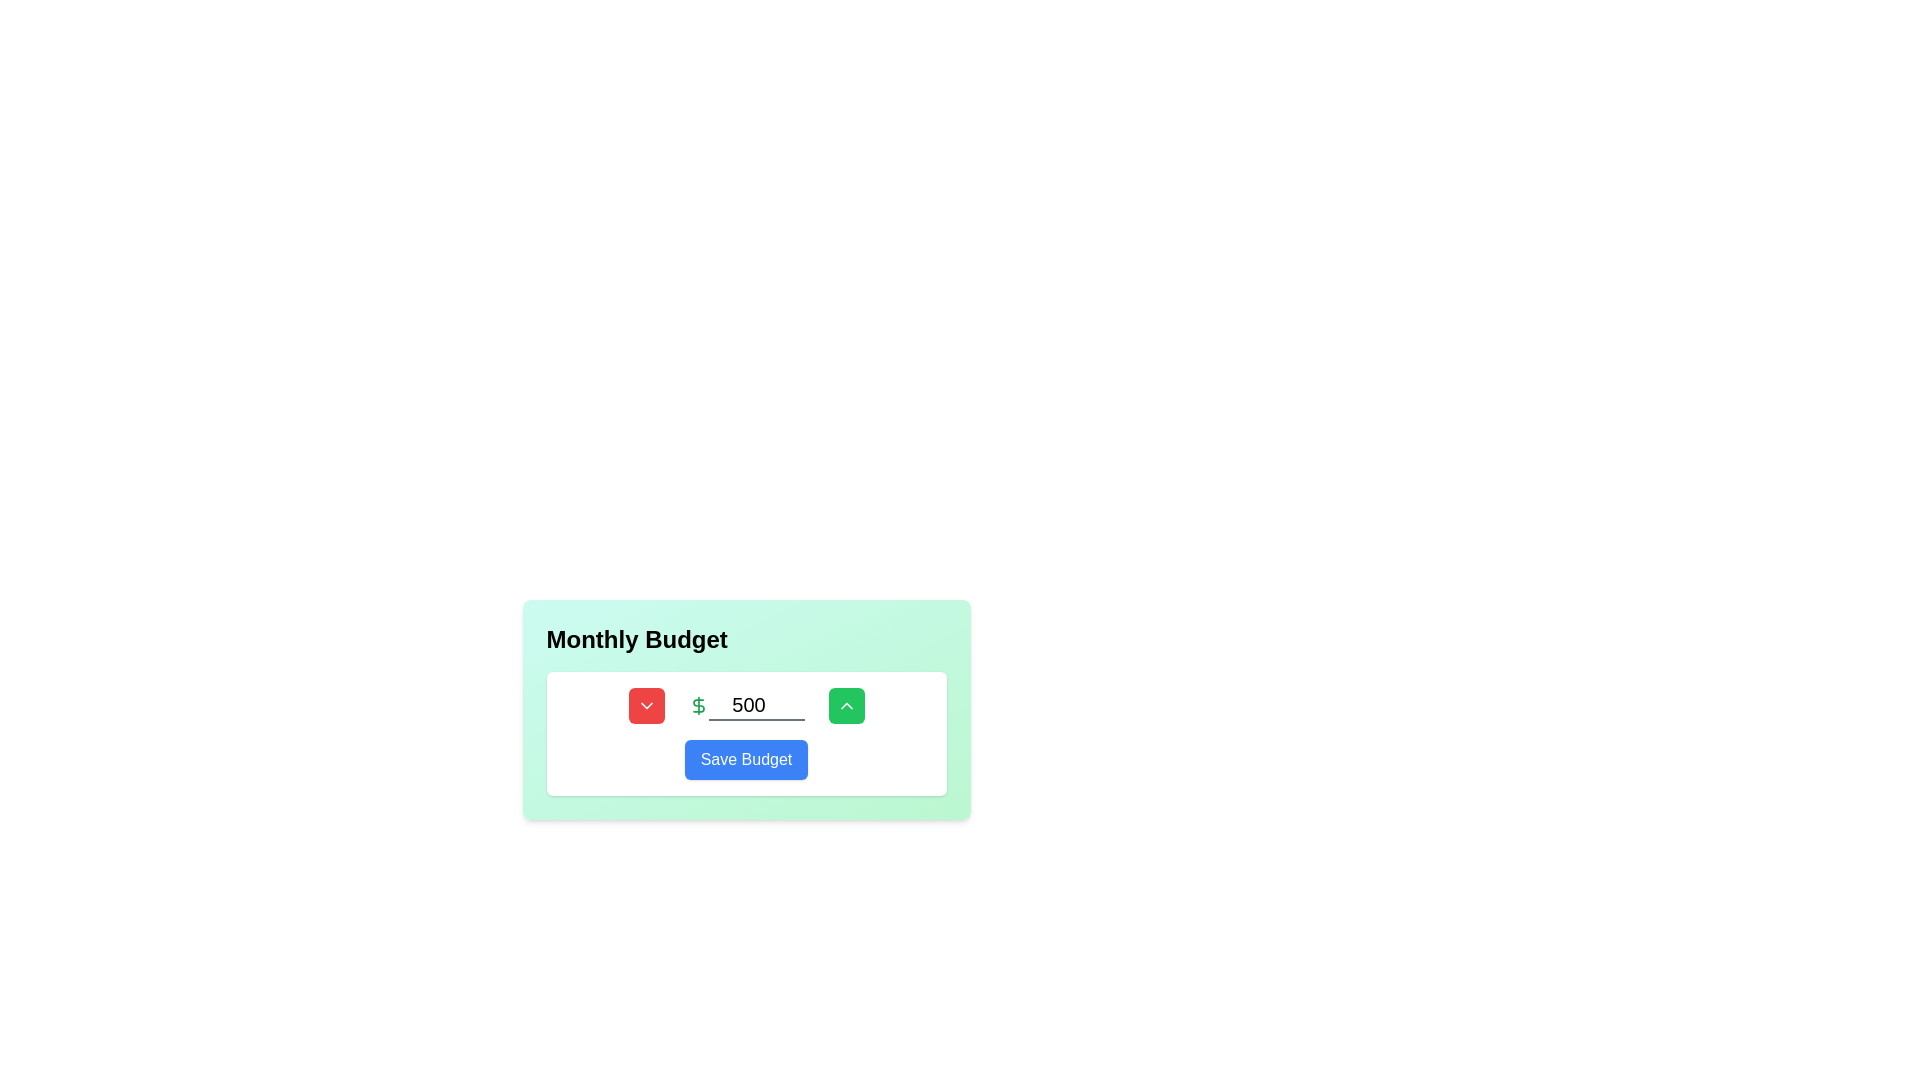  What do you see at coordinates (636, 640) in the screenshot?
I see `text label that serves as the heading for the user's monthly budget section, located at the upper center of the light green background block` at bounding box center [636, 640].